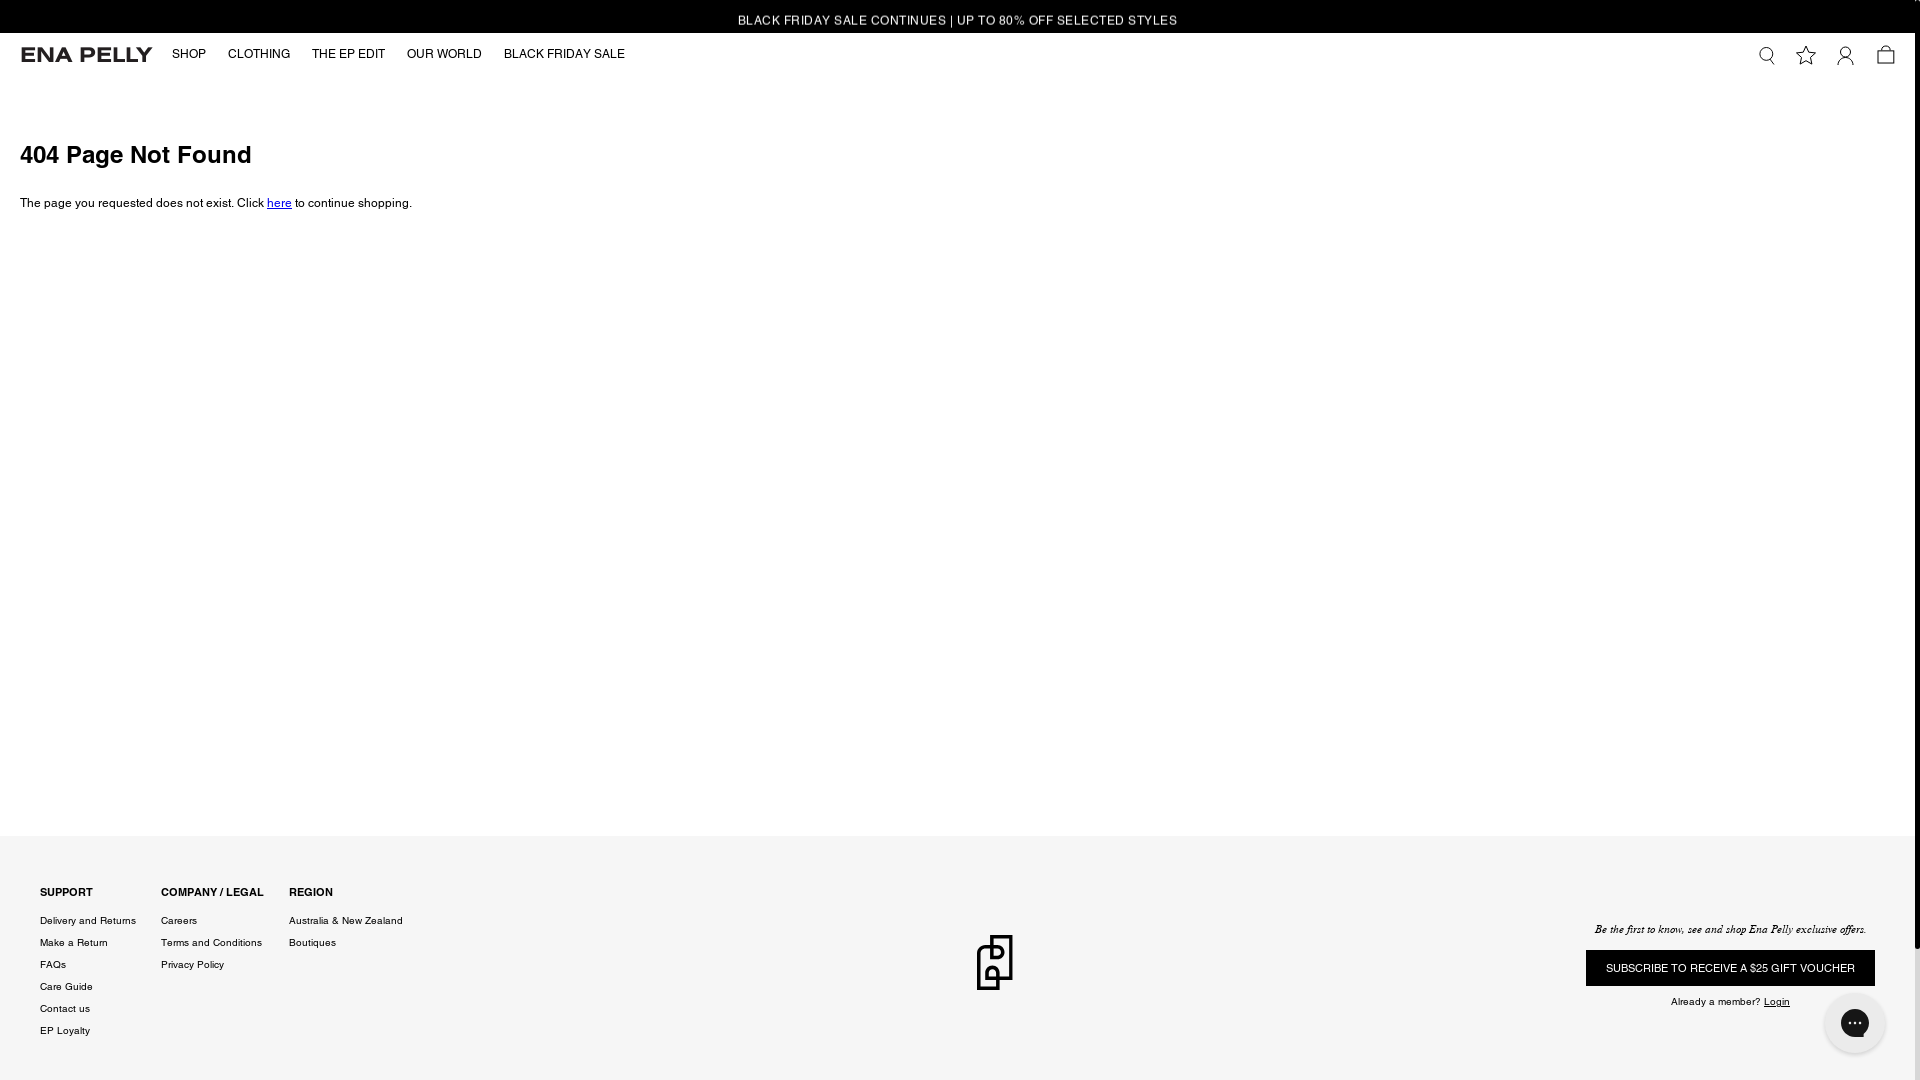  Describe the element at coordinates (1853, 1022) in the screenshot. I see `'Gorgias live chat messenger'` at that location.